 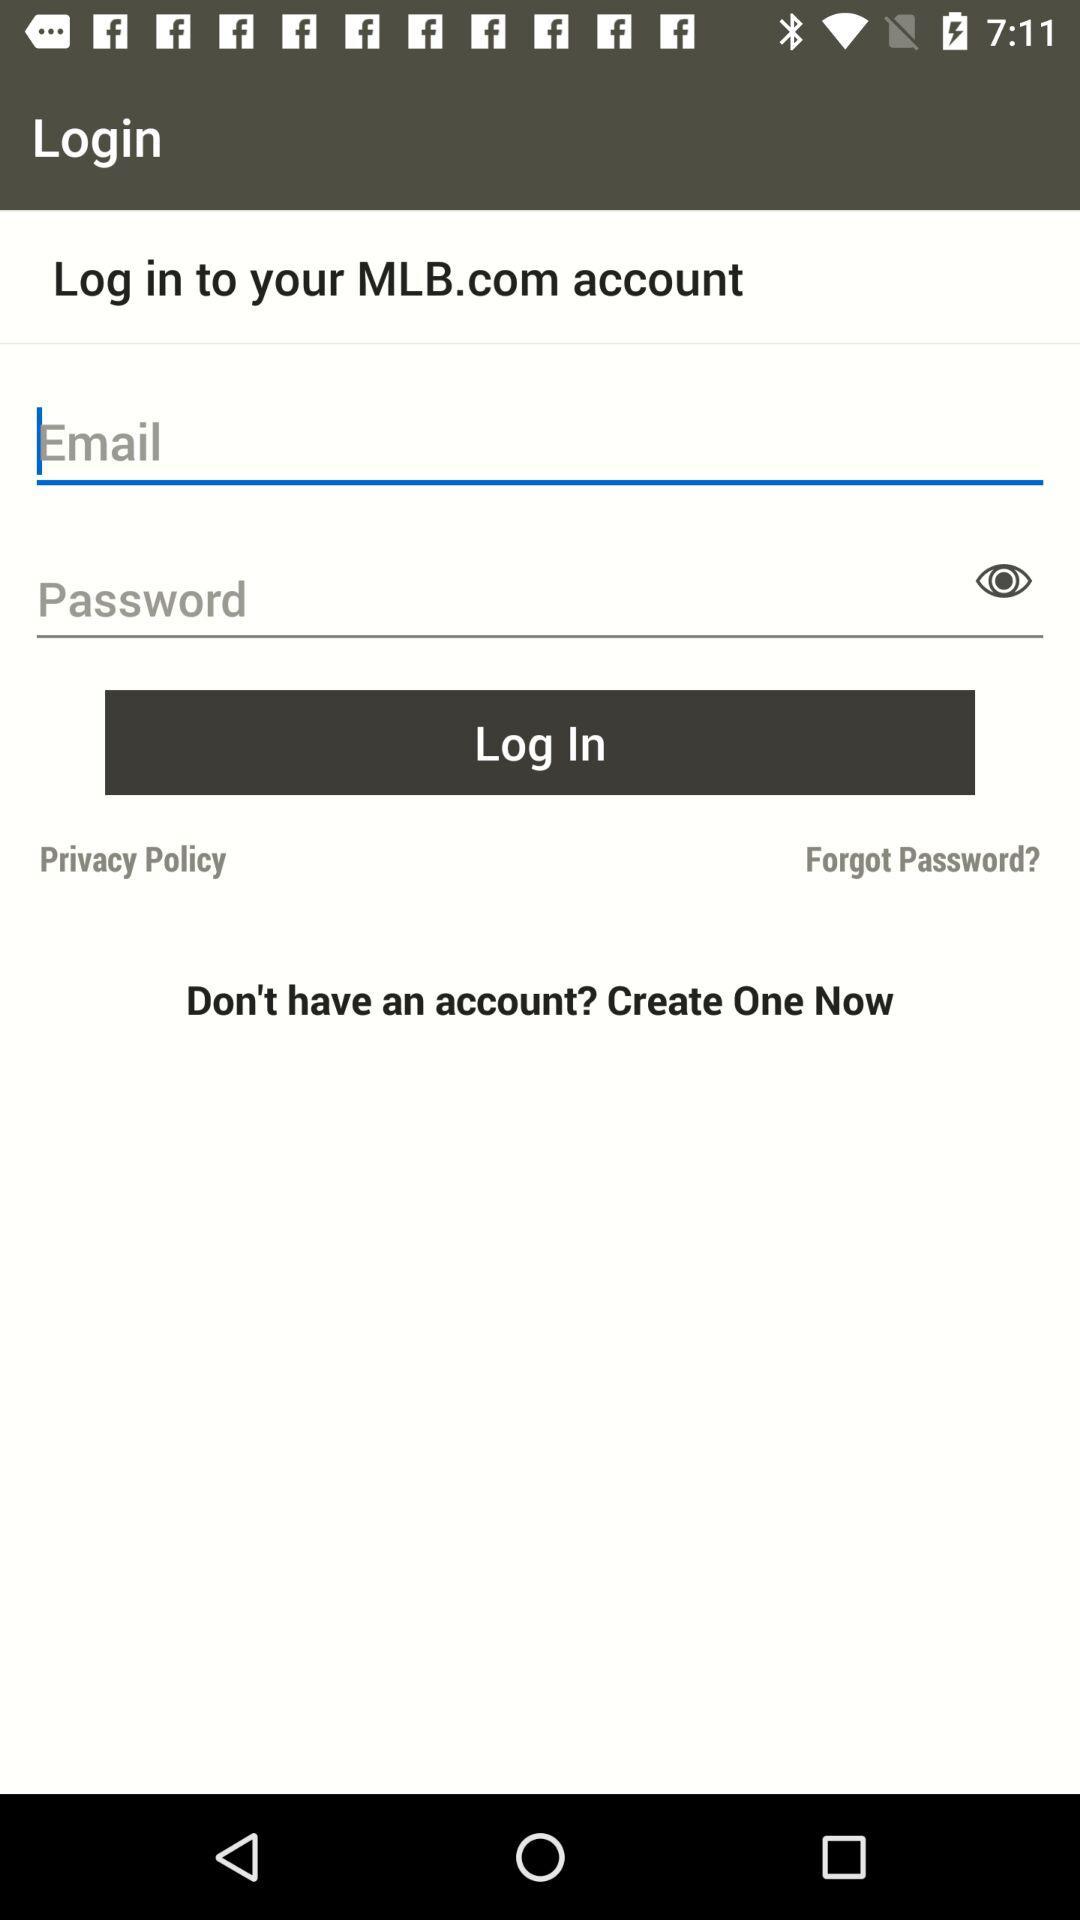 I want to click on item at the top right corner, so click(x=1003, y=579).